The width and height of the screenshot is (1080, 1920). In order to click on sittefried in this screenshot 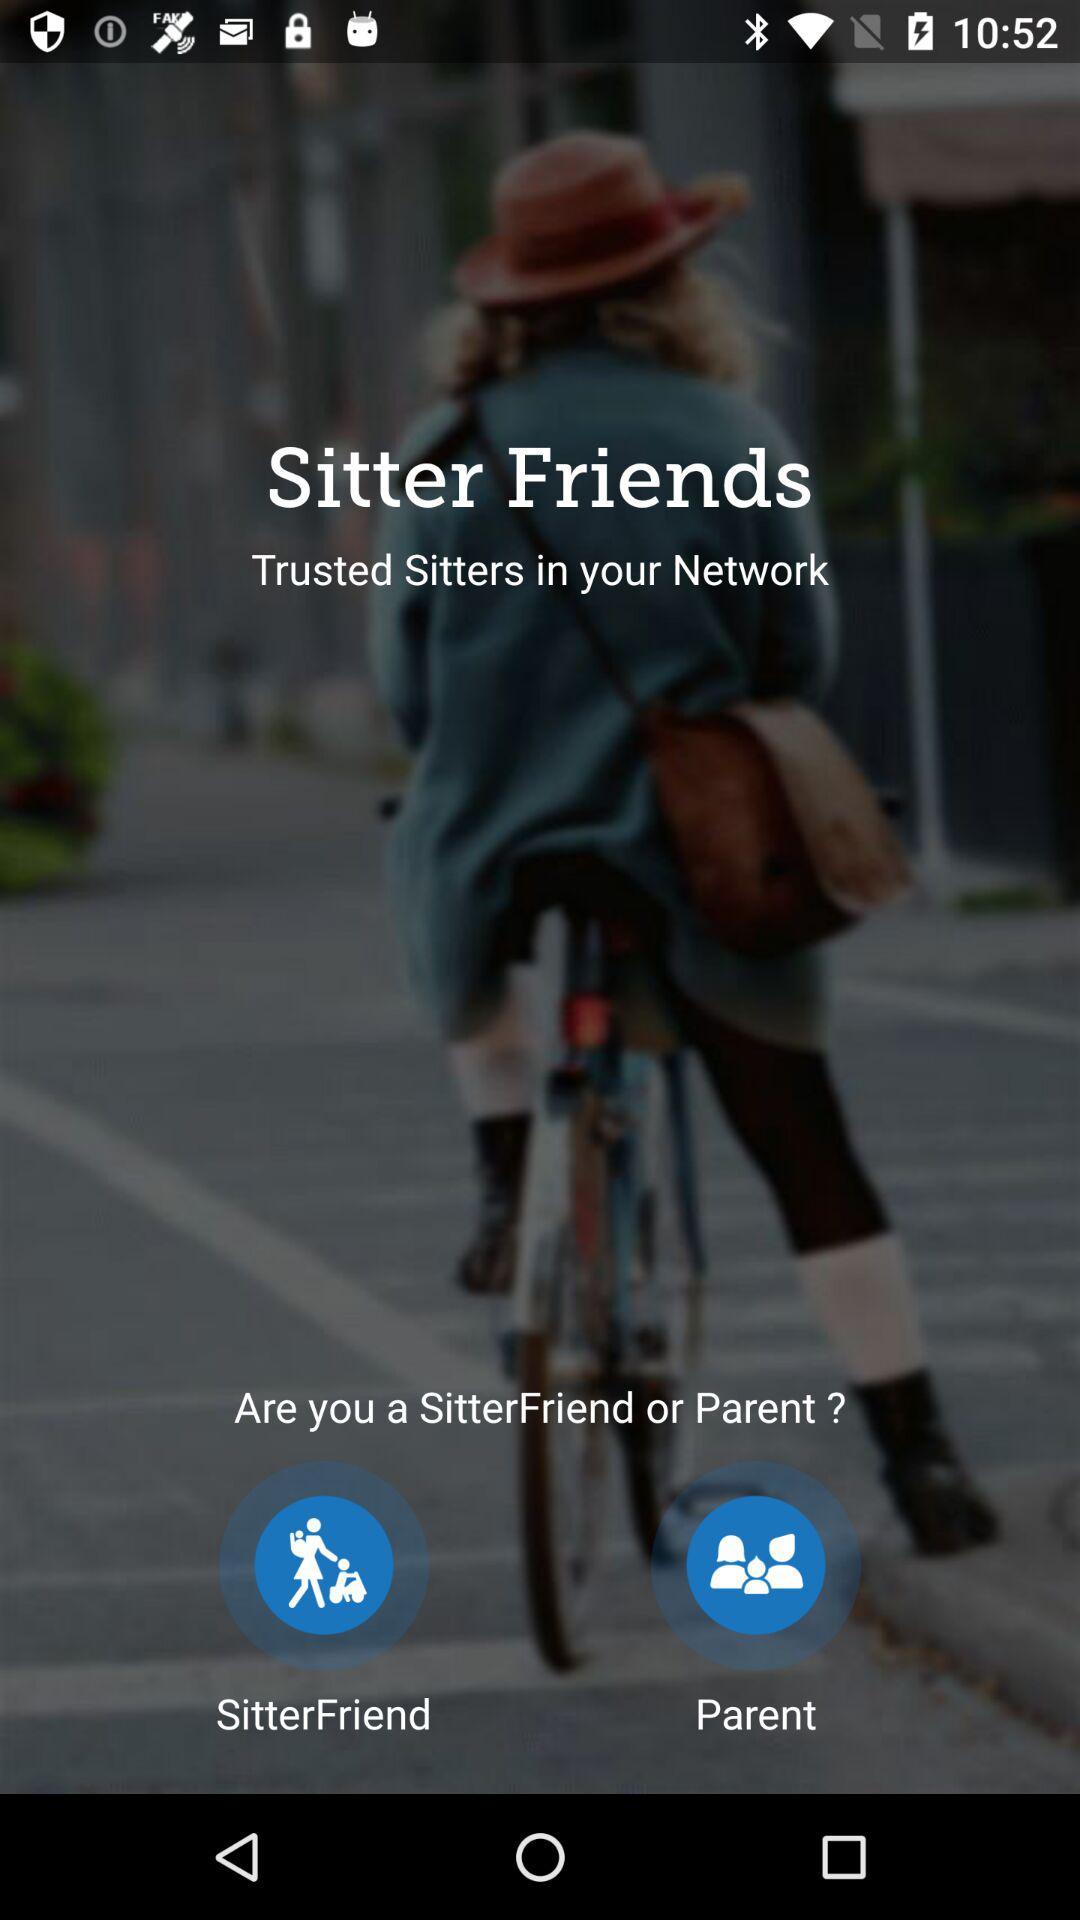, I will do `click(323, 1564)`.